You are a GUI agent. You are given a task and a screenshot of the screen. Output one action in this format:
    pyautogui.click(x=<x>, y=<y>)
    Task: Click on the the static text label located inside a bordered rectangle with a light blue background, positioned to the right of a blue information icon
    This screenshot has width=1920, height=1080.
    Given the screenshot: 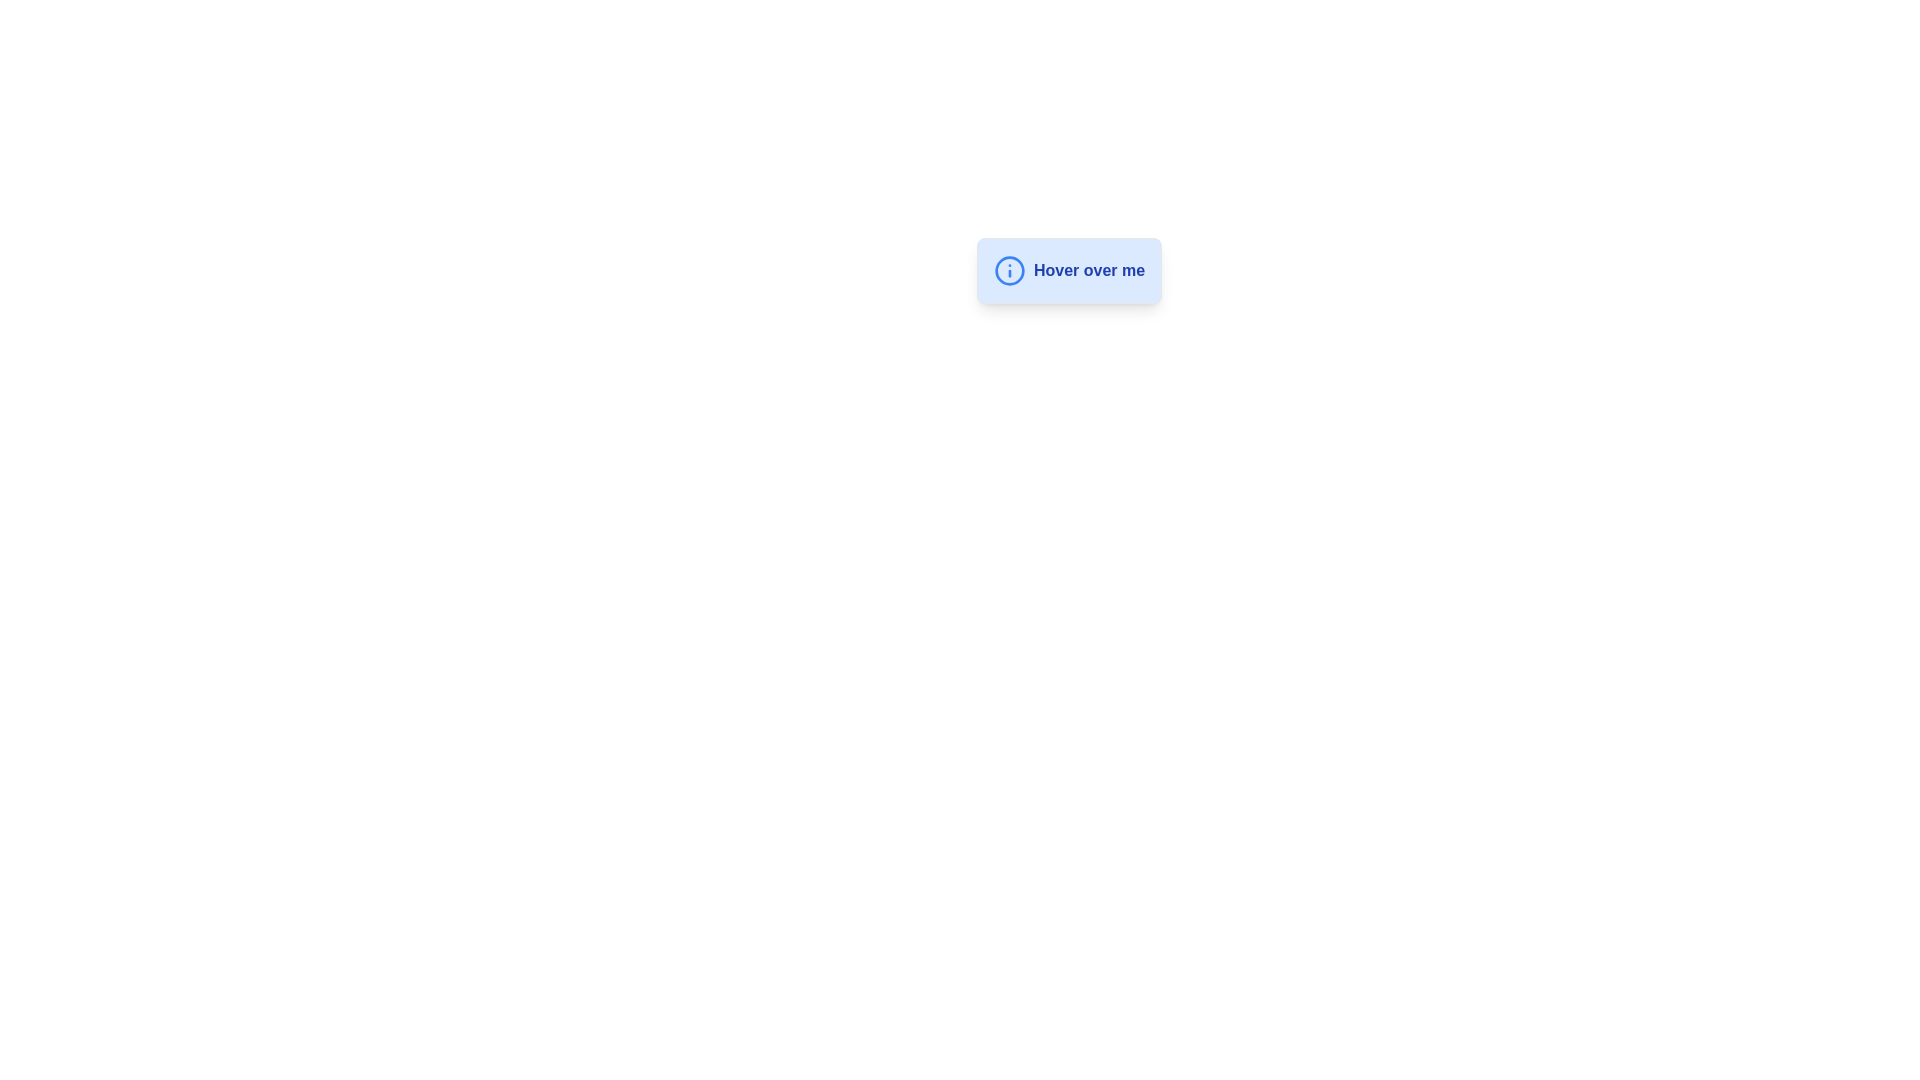 What is the action you would take?
    pyautogui.click(x=1088, y=270)
    